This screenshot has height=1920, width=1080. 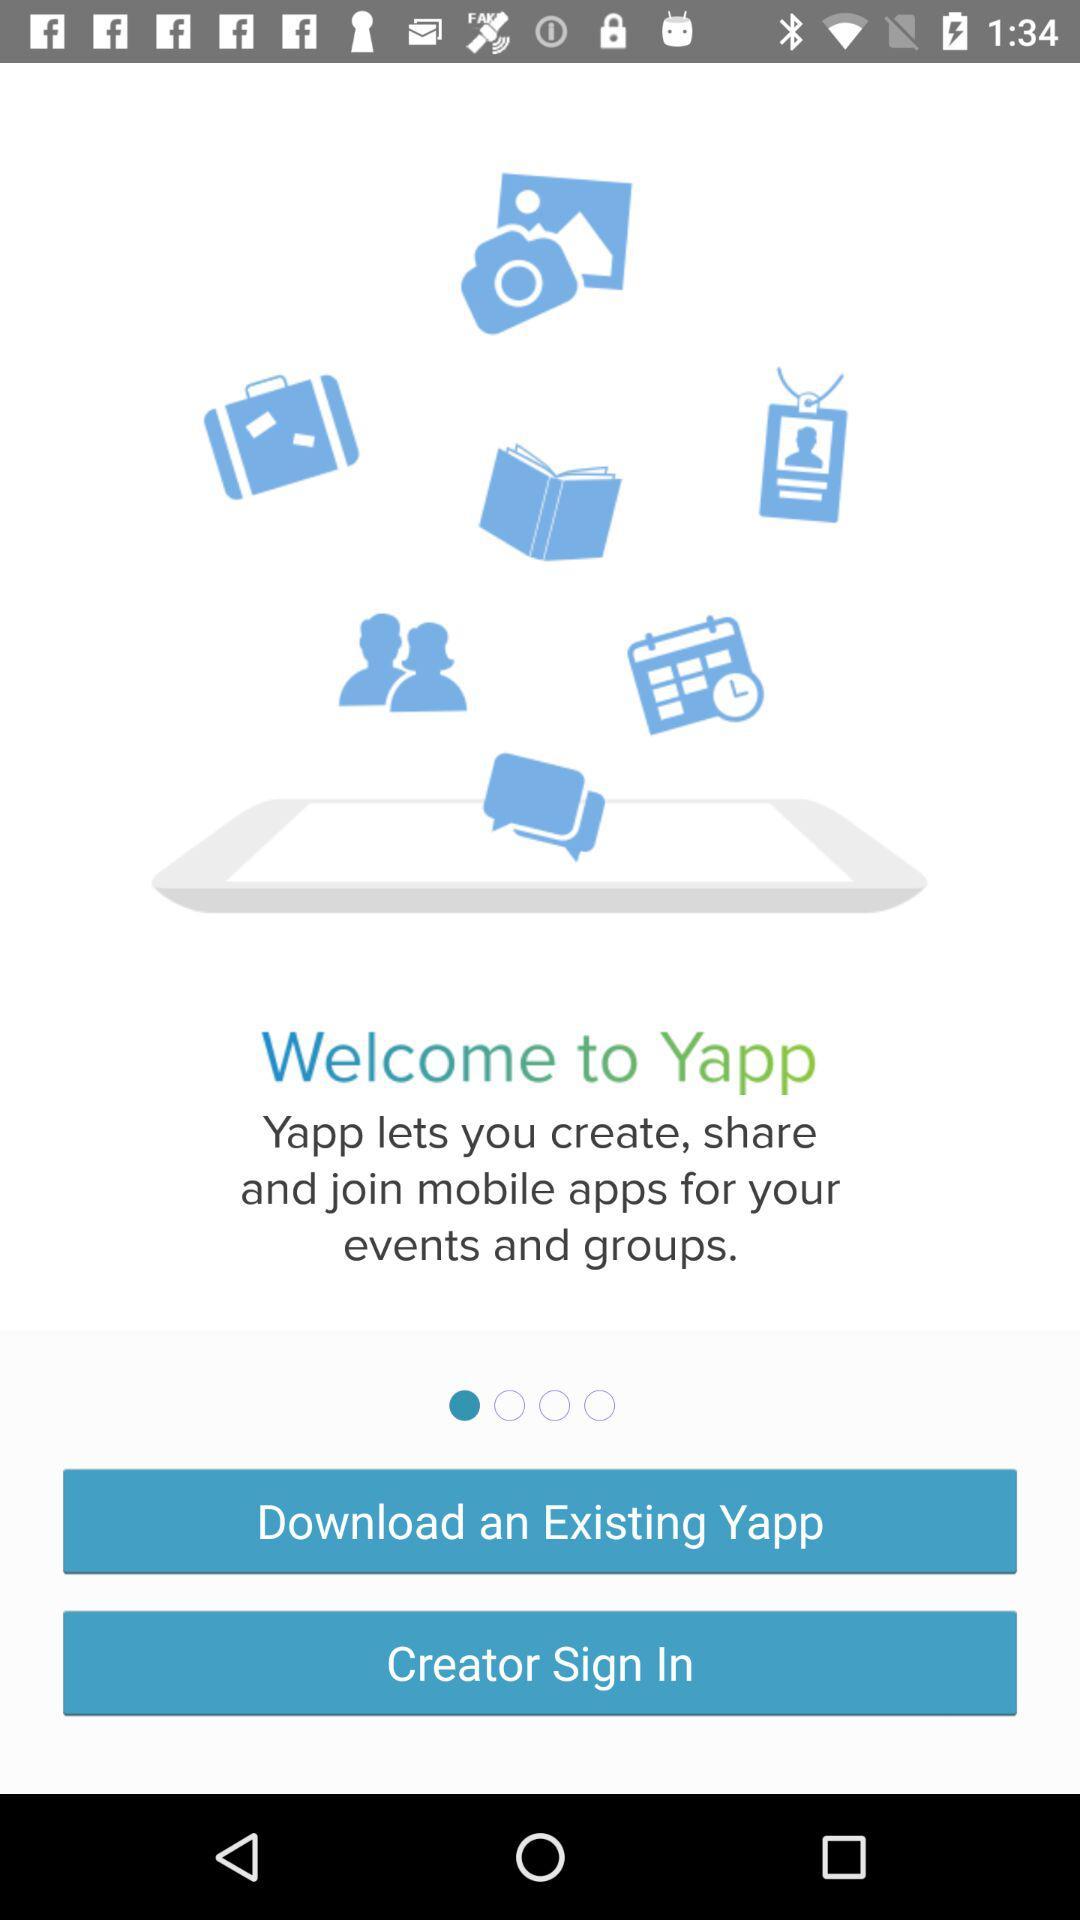 I want to click on creator sign in icon, so click(x=540, y=1662).